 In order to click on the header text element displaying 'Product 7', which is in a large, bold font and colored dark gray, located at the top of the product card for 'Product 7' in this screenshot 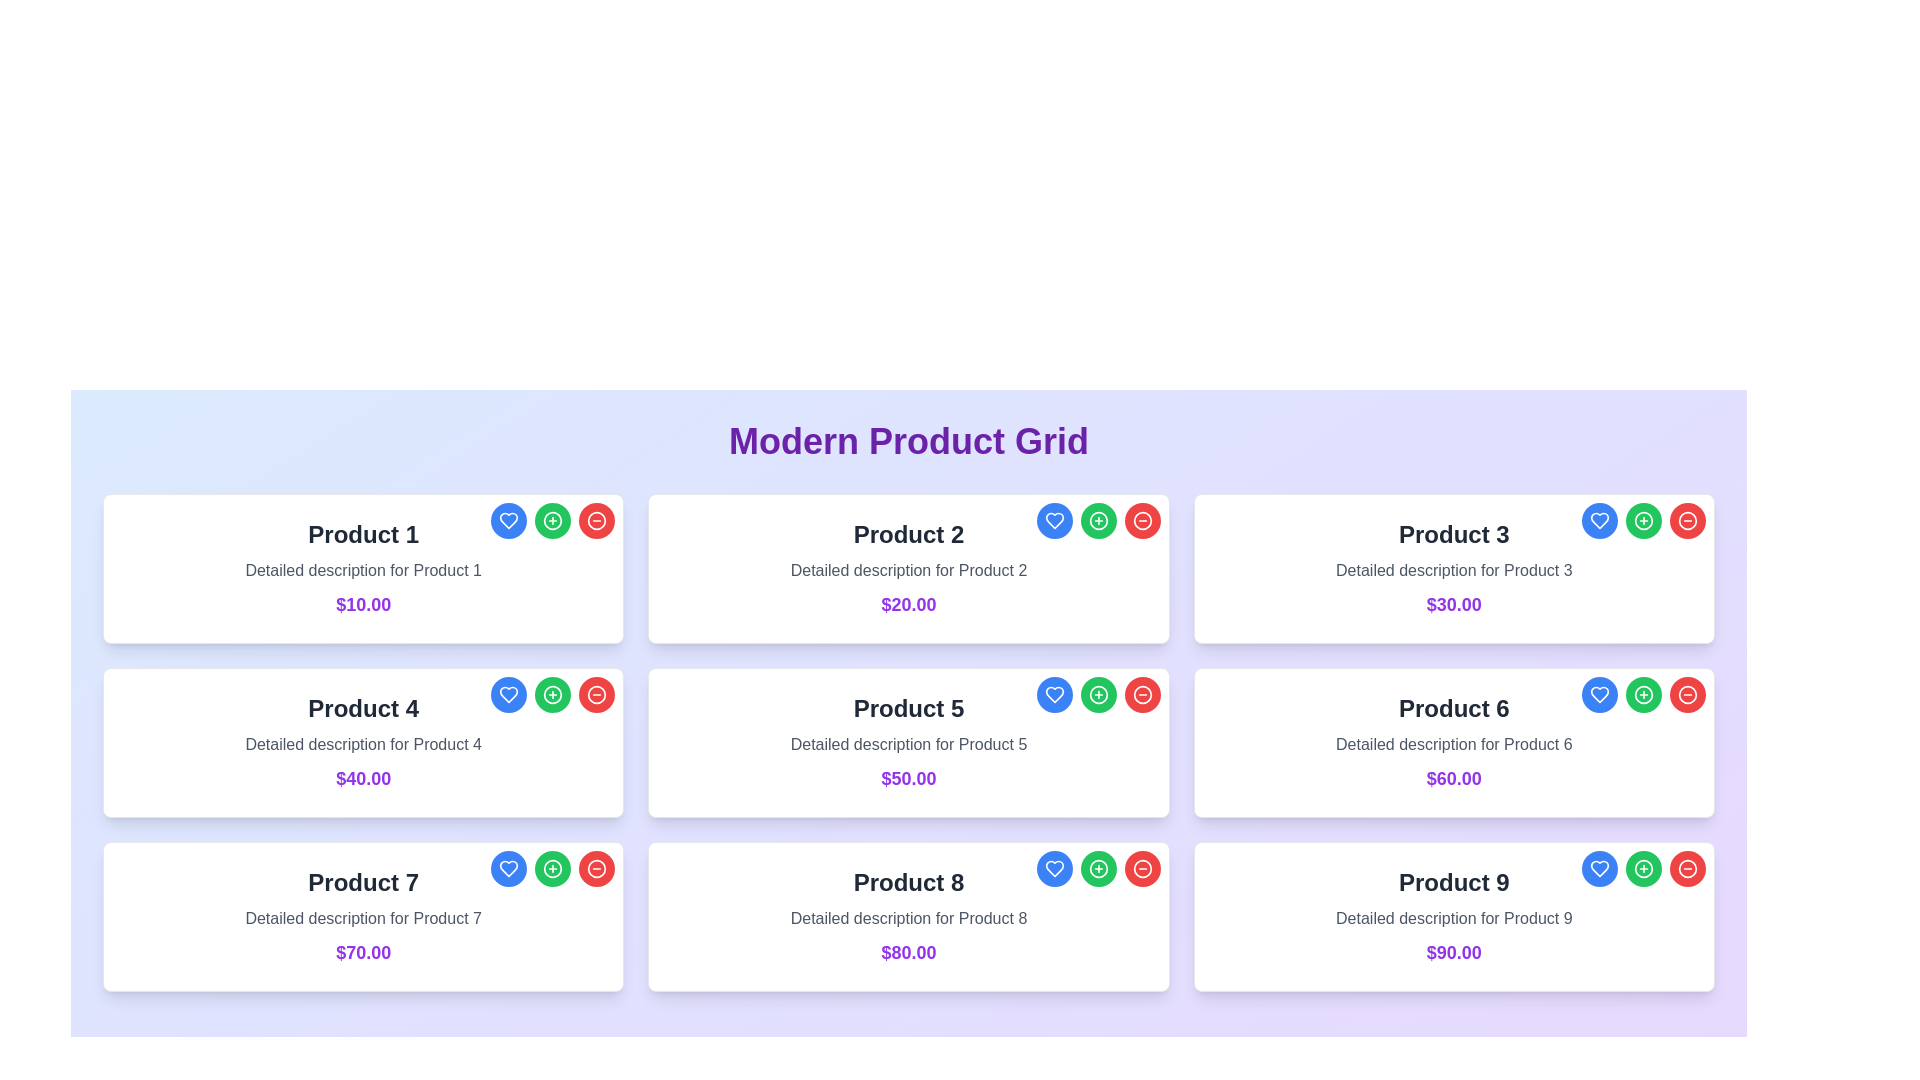, I will do `click(363, 882)`.